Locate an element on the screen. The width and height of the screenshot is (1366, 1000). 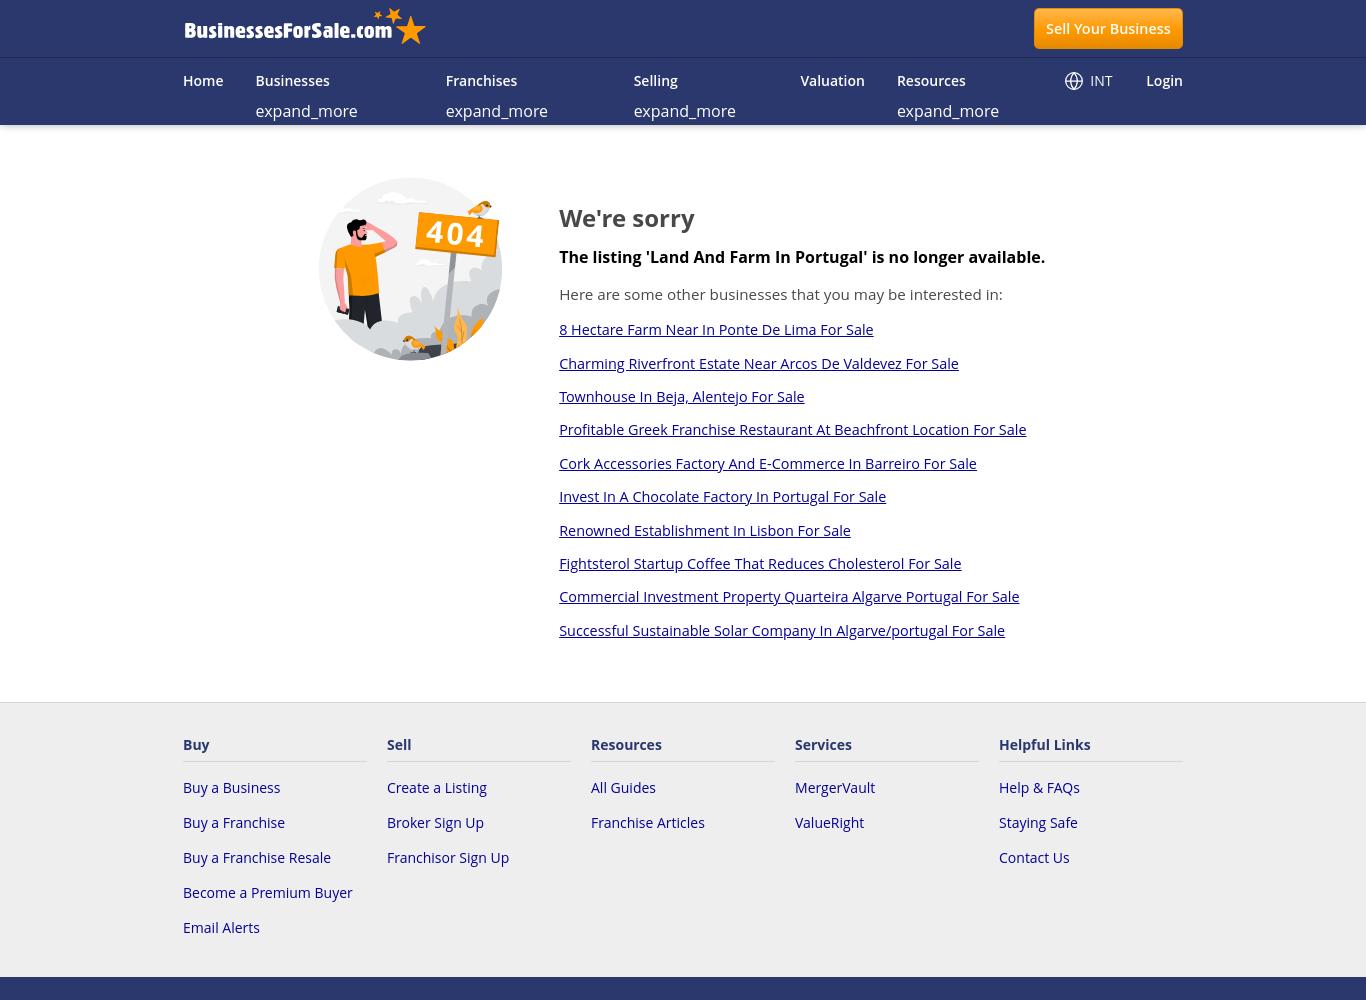
'Email Alerts' is located at coordinates (220, 927).